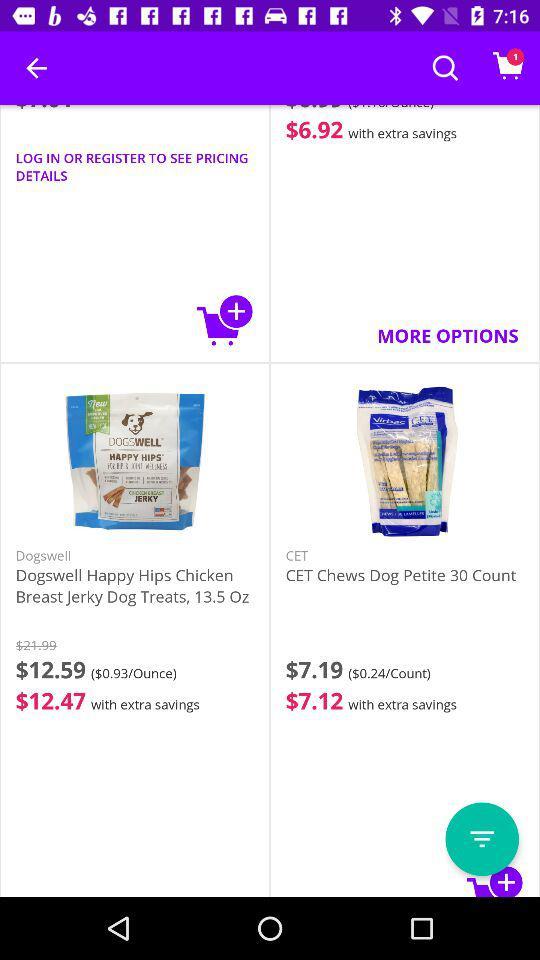 The image size is (540, 960). I want to click on more options, so click(481, 839).